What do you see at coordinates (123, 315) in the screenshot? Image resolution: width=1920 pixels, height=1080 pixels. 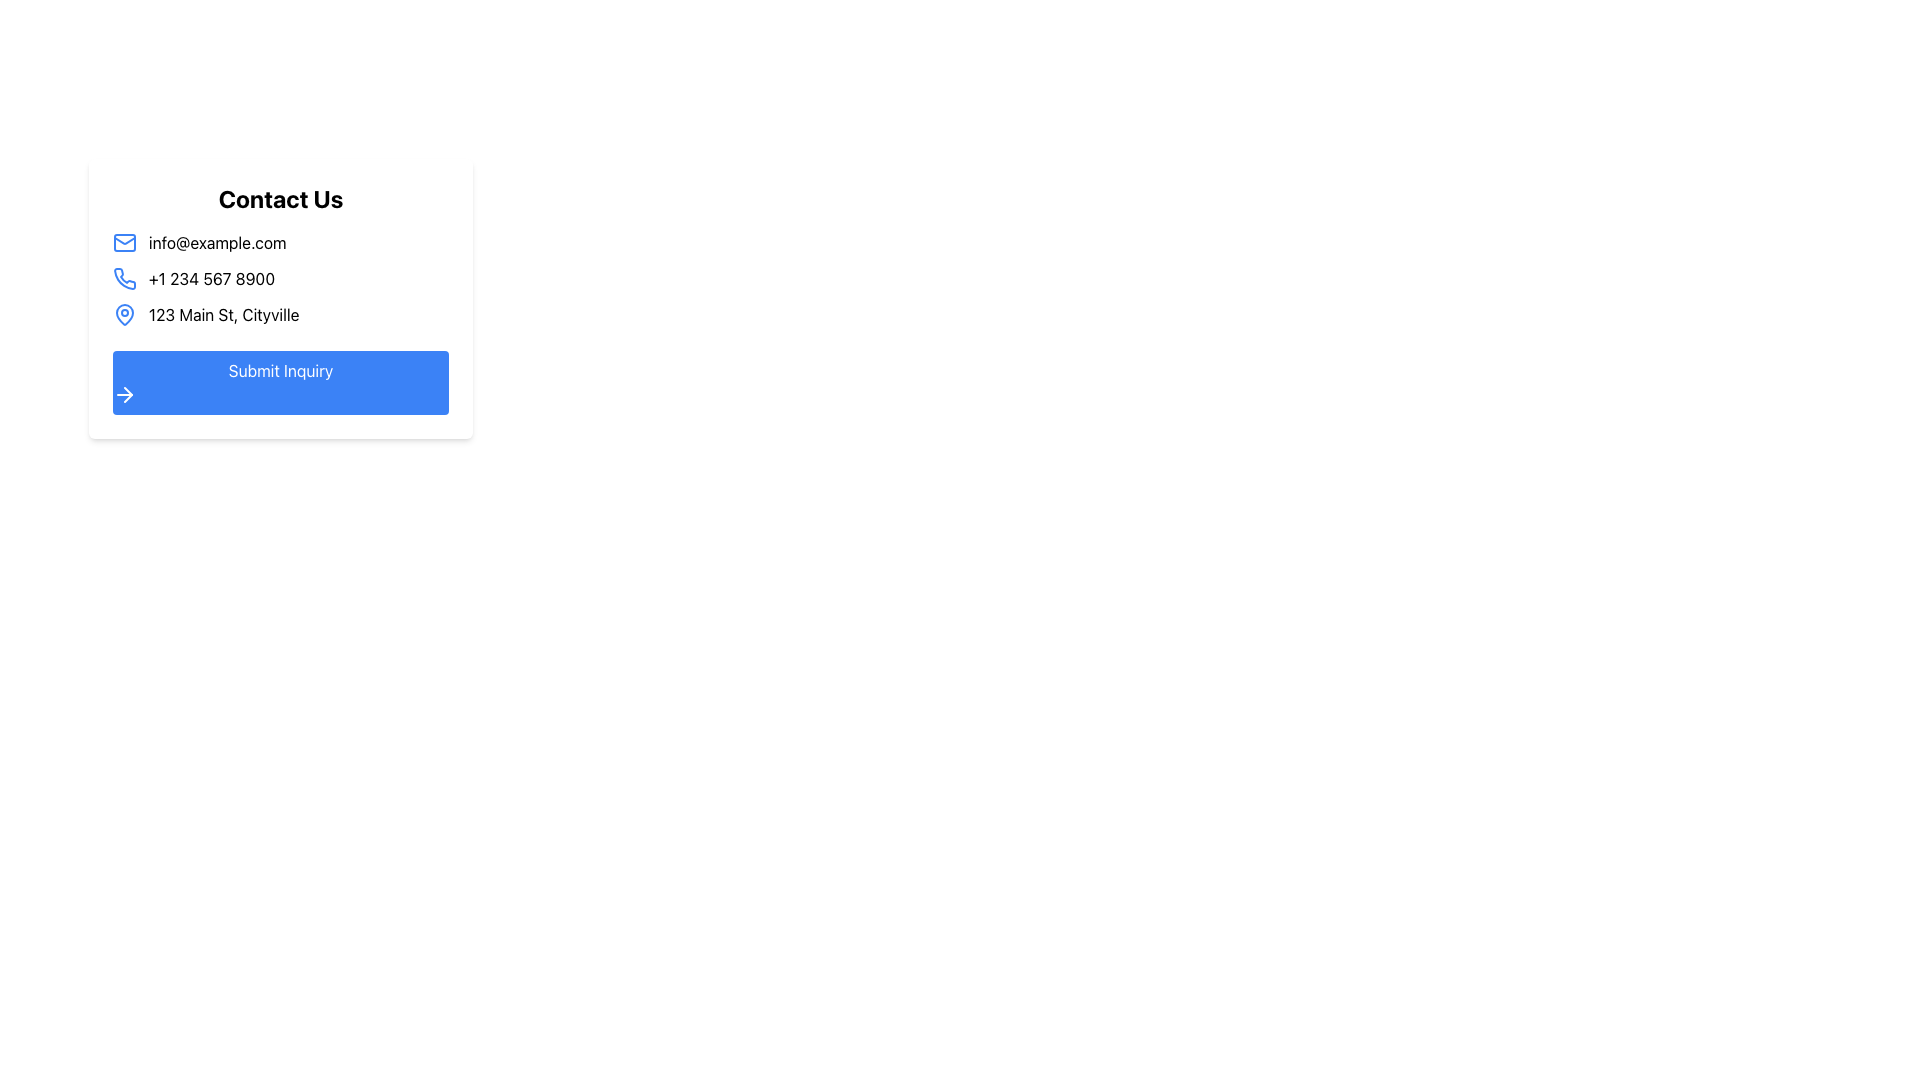 I see `the blue map pin icon located to the left of the '123 Main St, Cityville' text, which is positioned below the phone number entry and above the 'Submit Inquiry' button within the contact card section` at bounding box center [123, 315].